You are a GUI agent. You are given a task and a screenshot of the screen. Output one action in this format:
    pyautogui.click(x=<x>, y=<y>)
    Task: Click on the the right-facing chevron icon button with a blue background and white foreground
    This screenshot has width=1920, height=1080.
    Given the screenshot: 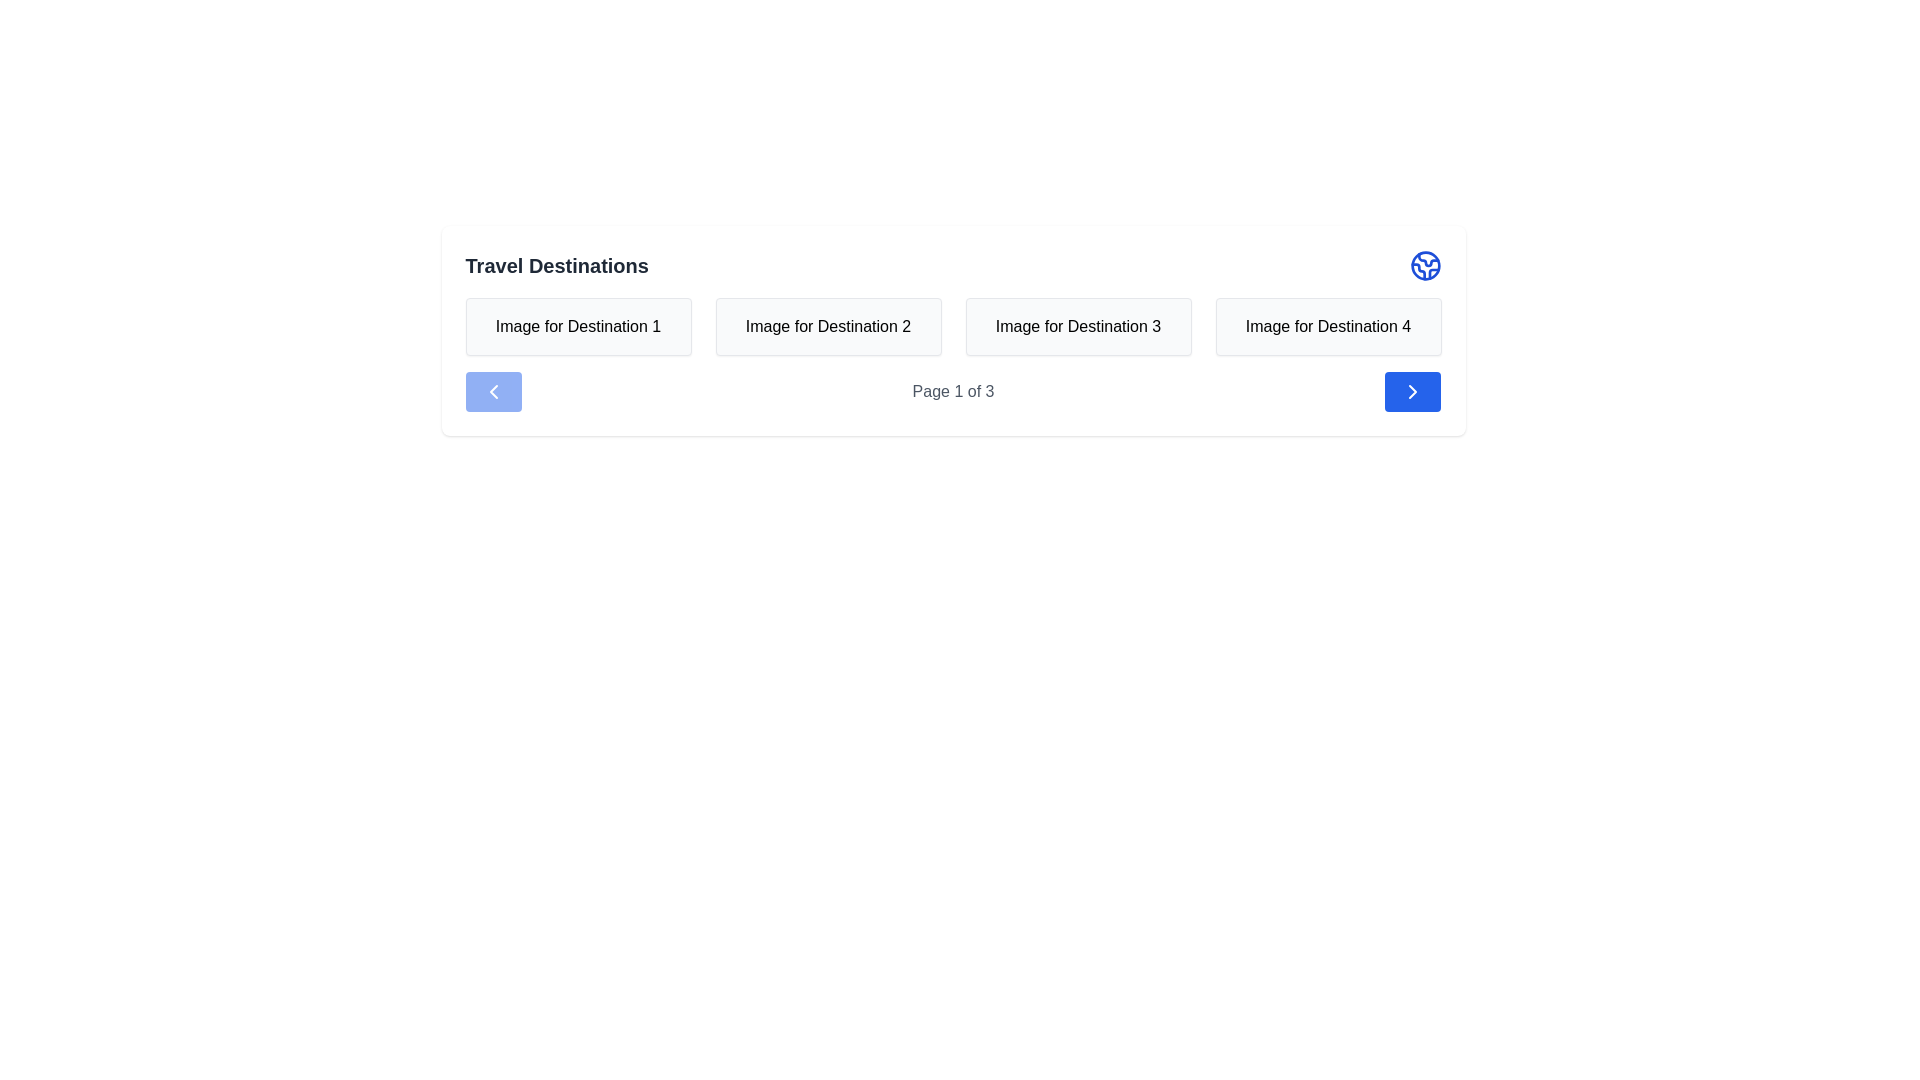 What is the action you would take?
    pyautogui.click(x=1412, y=392)
    